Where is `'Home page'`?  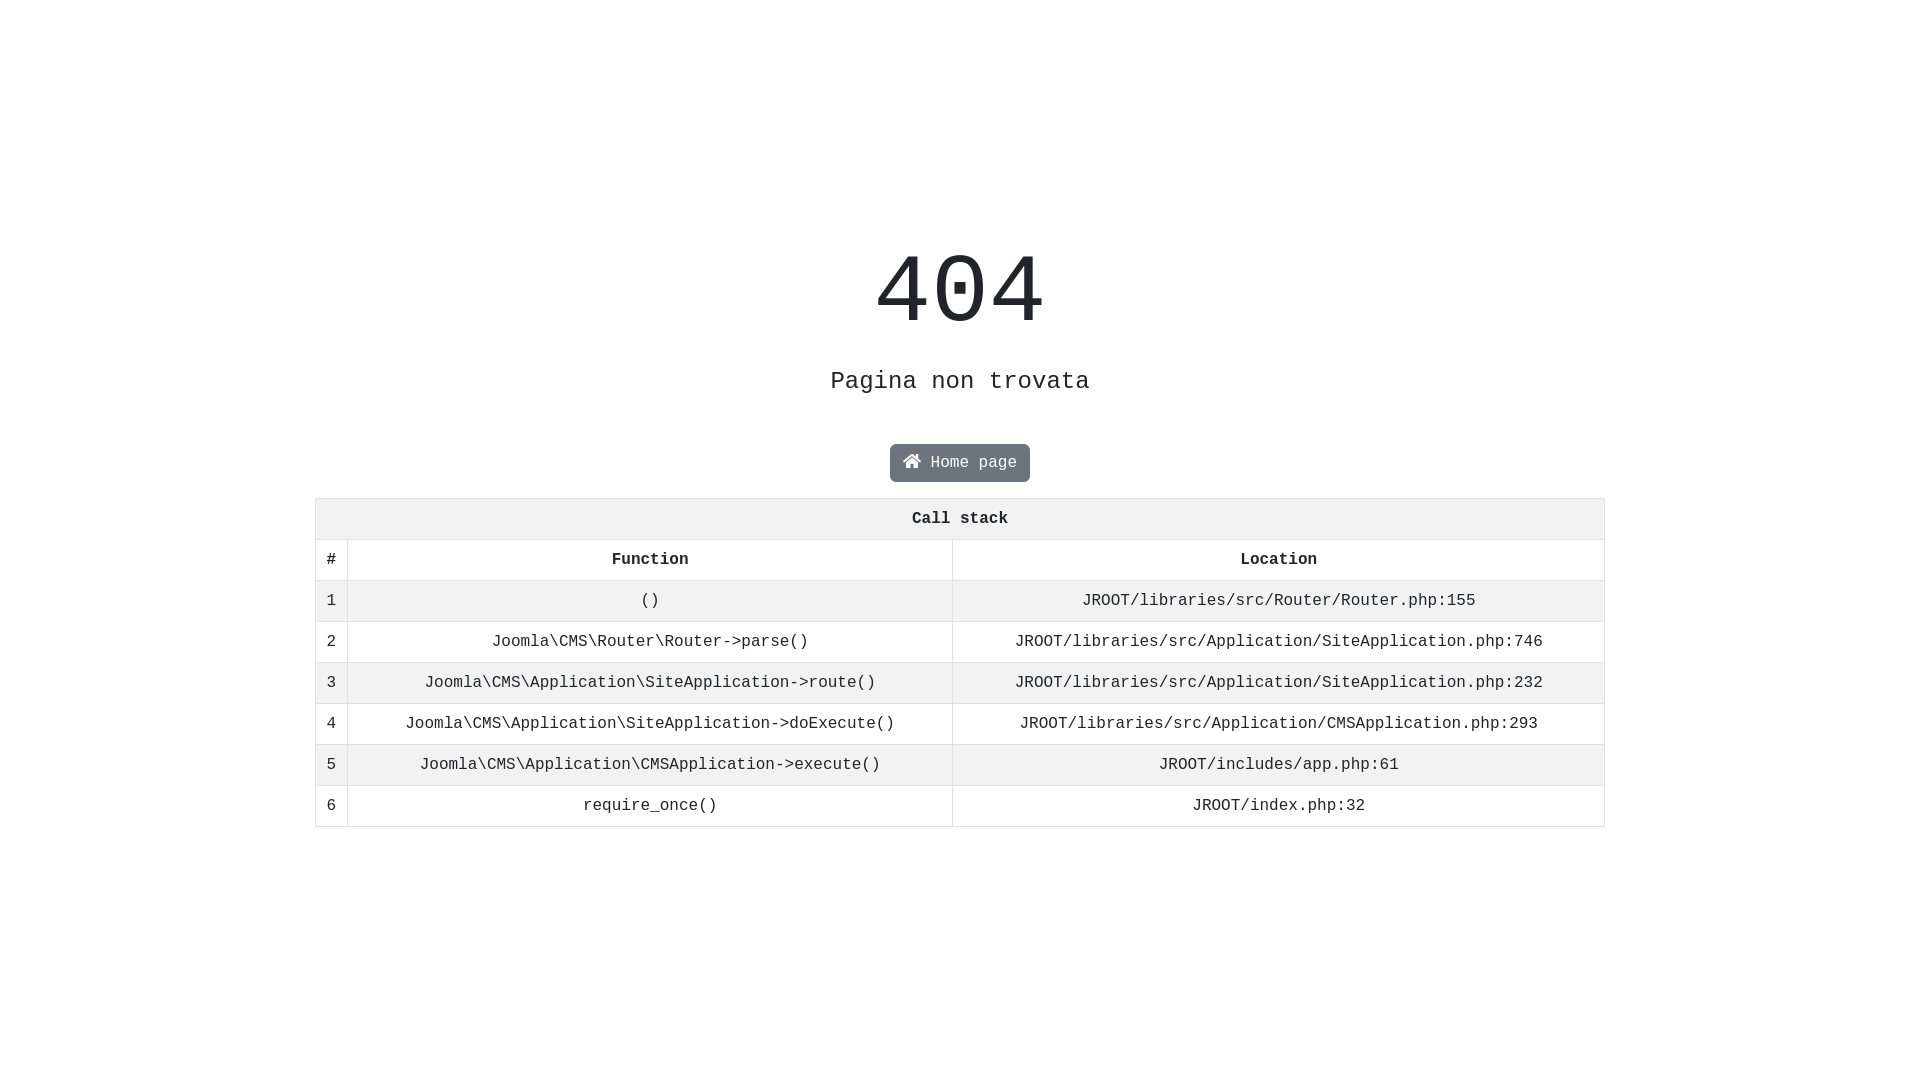
'Home page' is located at coordinates (888, 462).